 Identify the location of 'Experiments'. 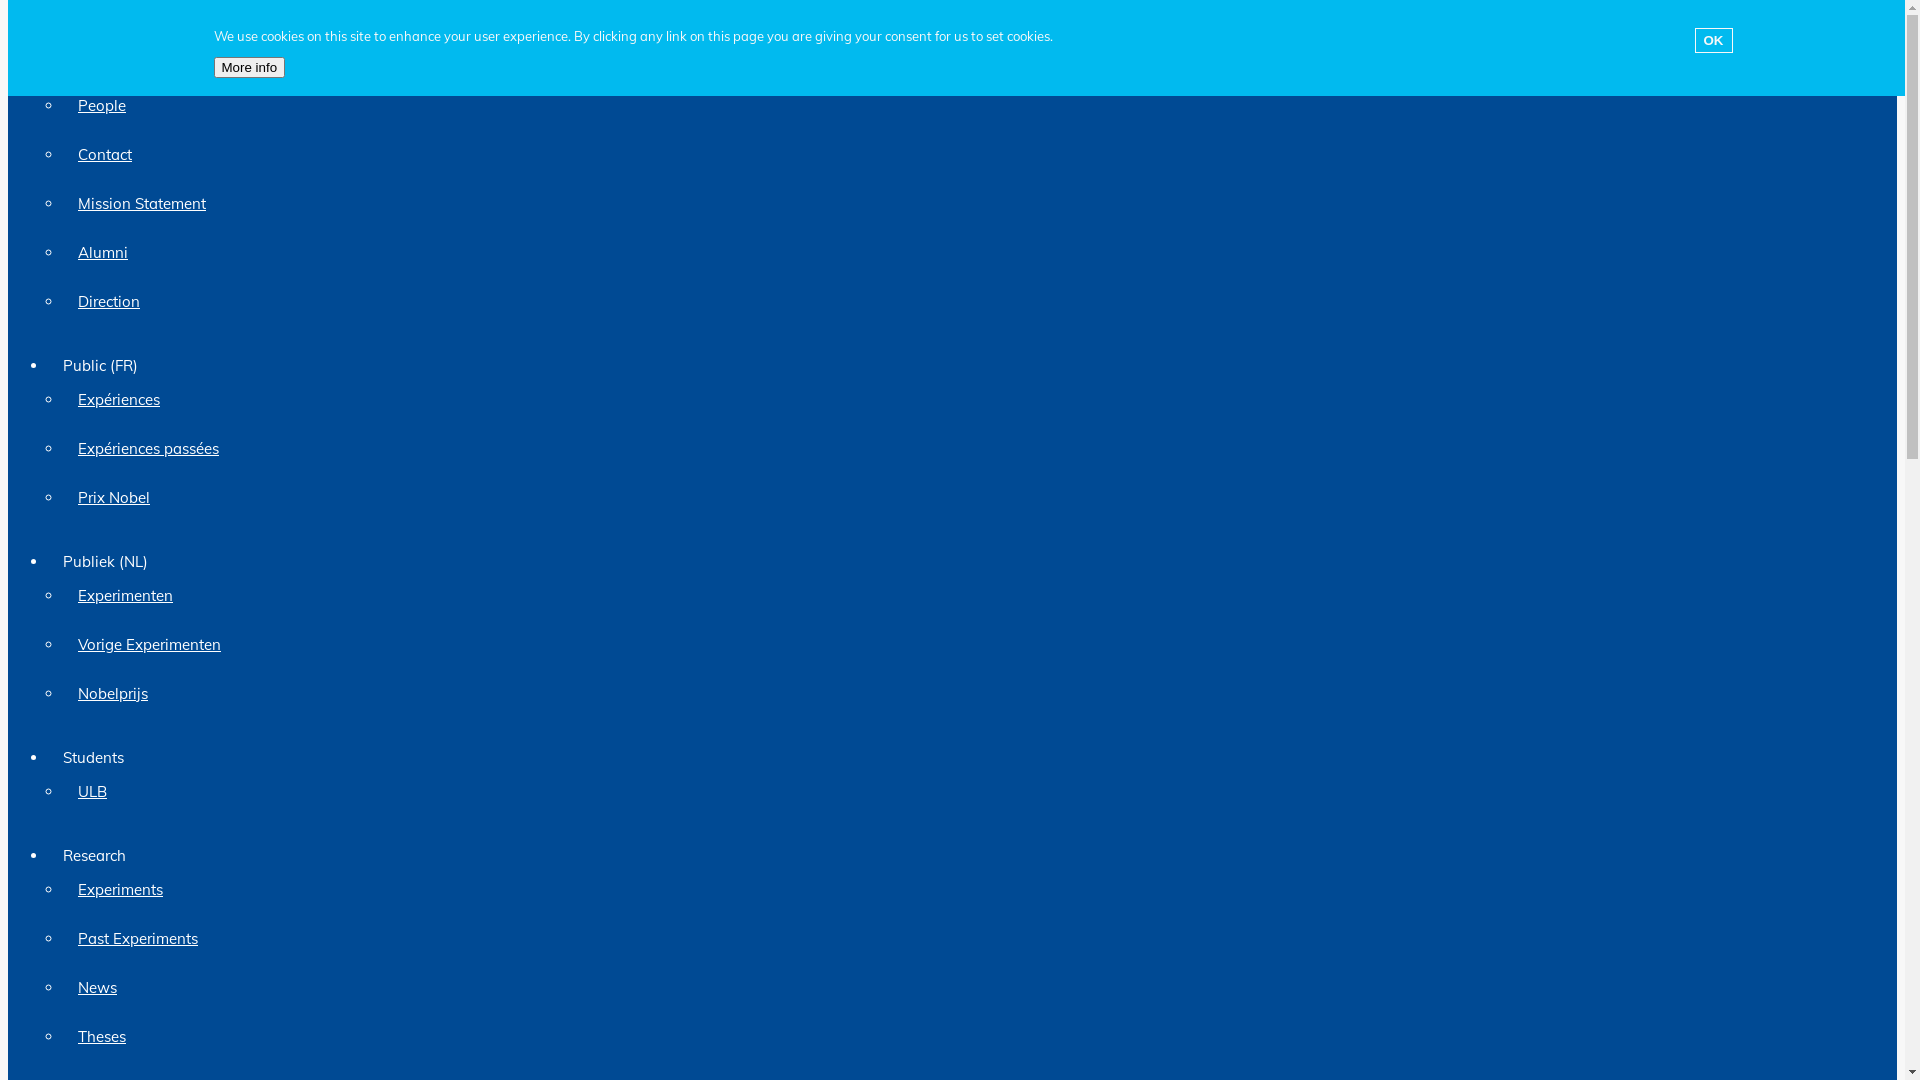
(77, 888).